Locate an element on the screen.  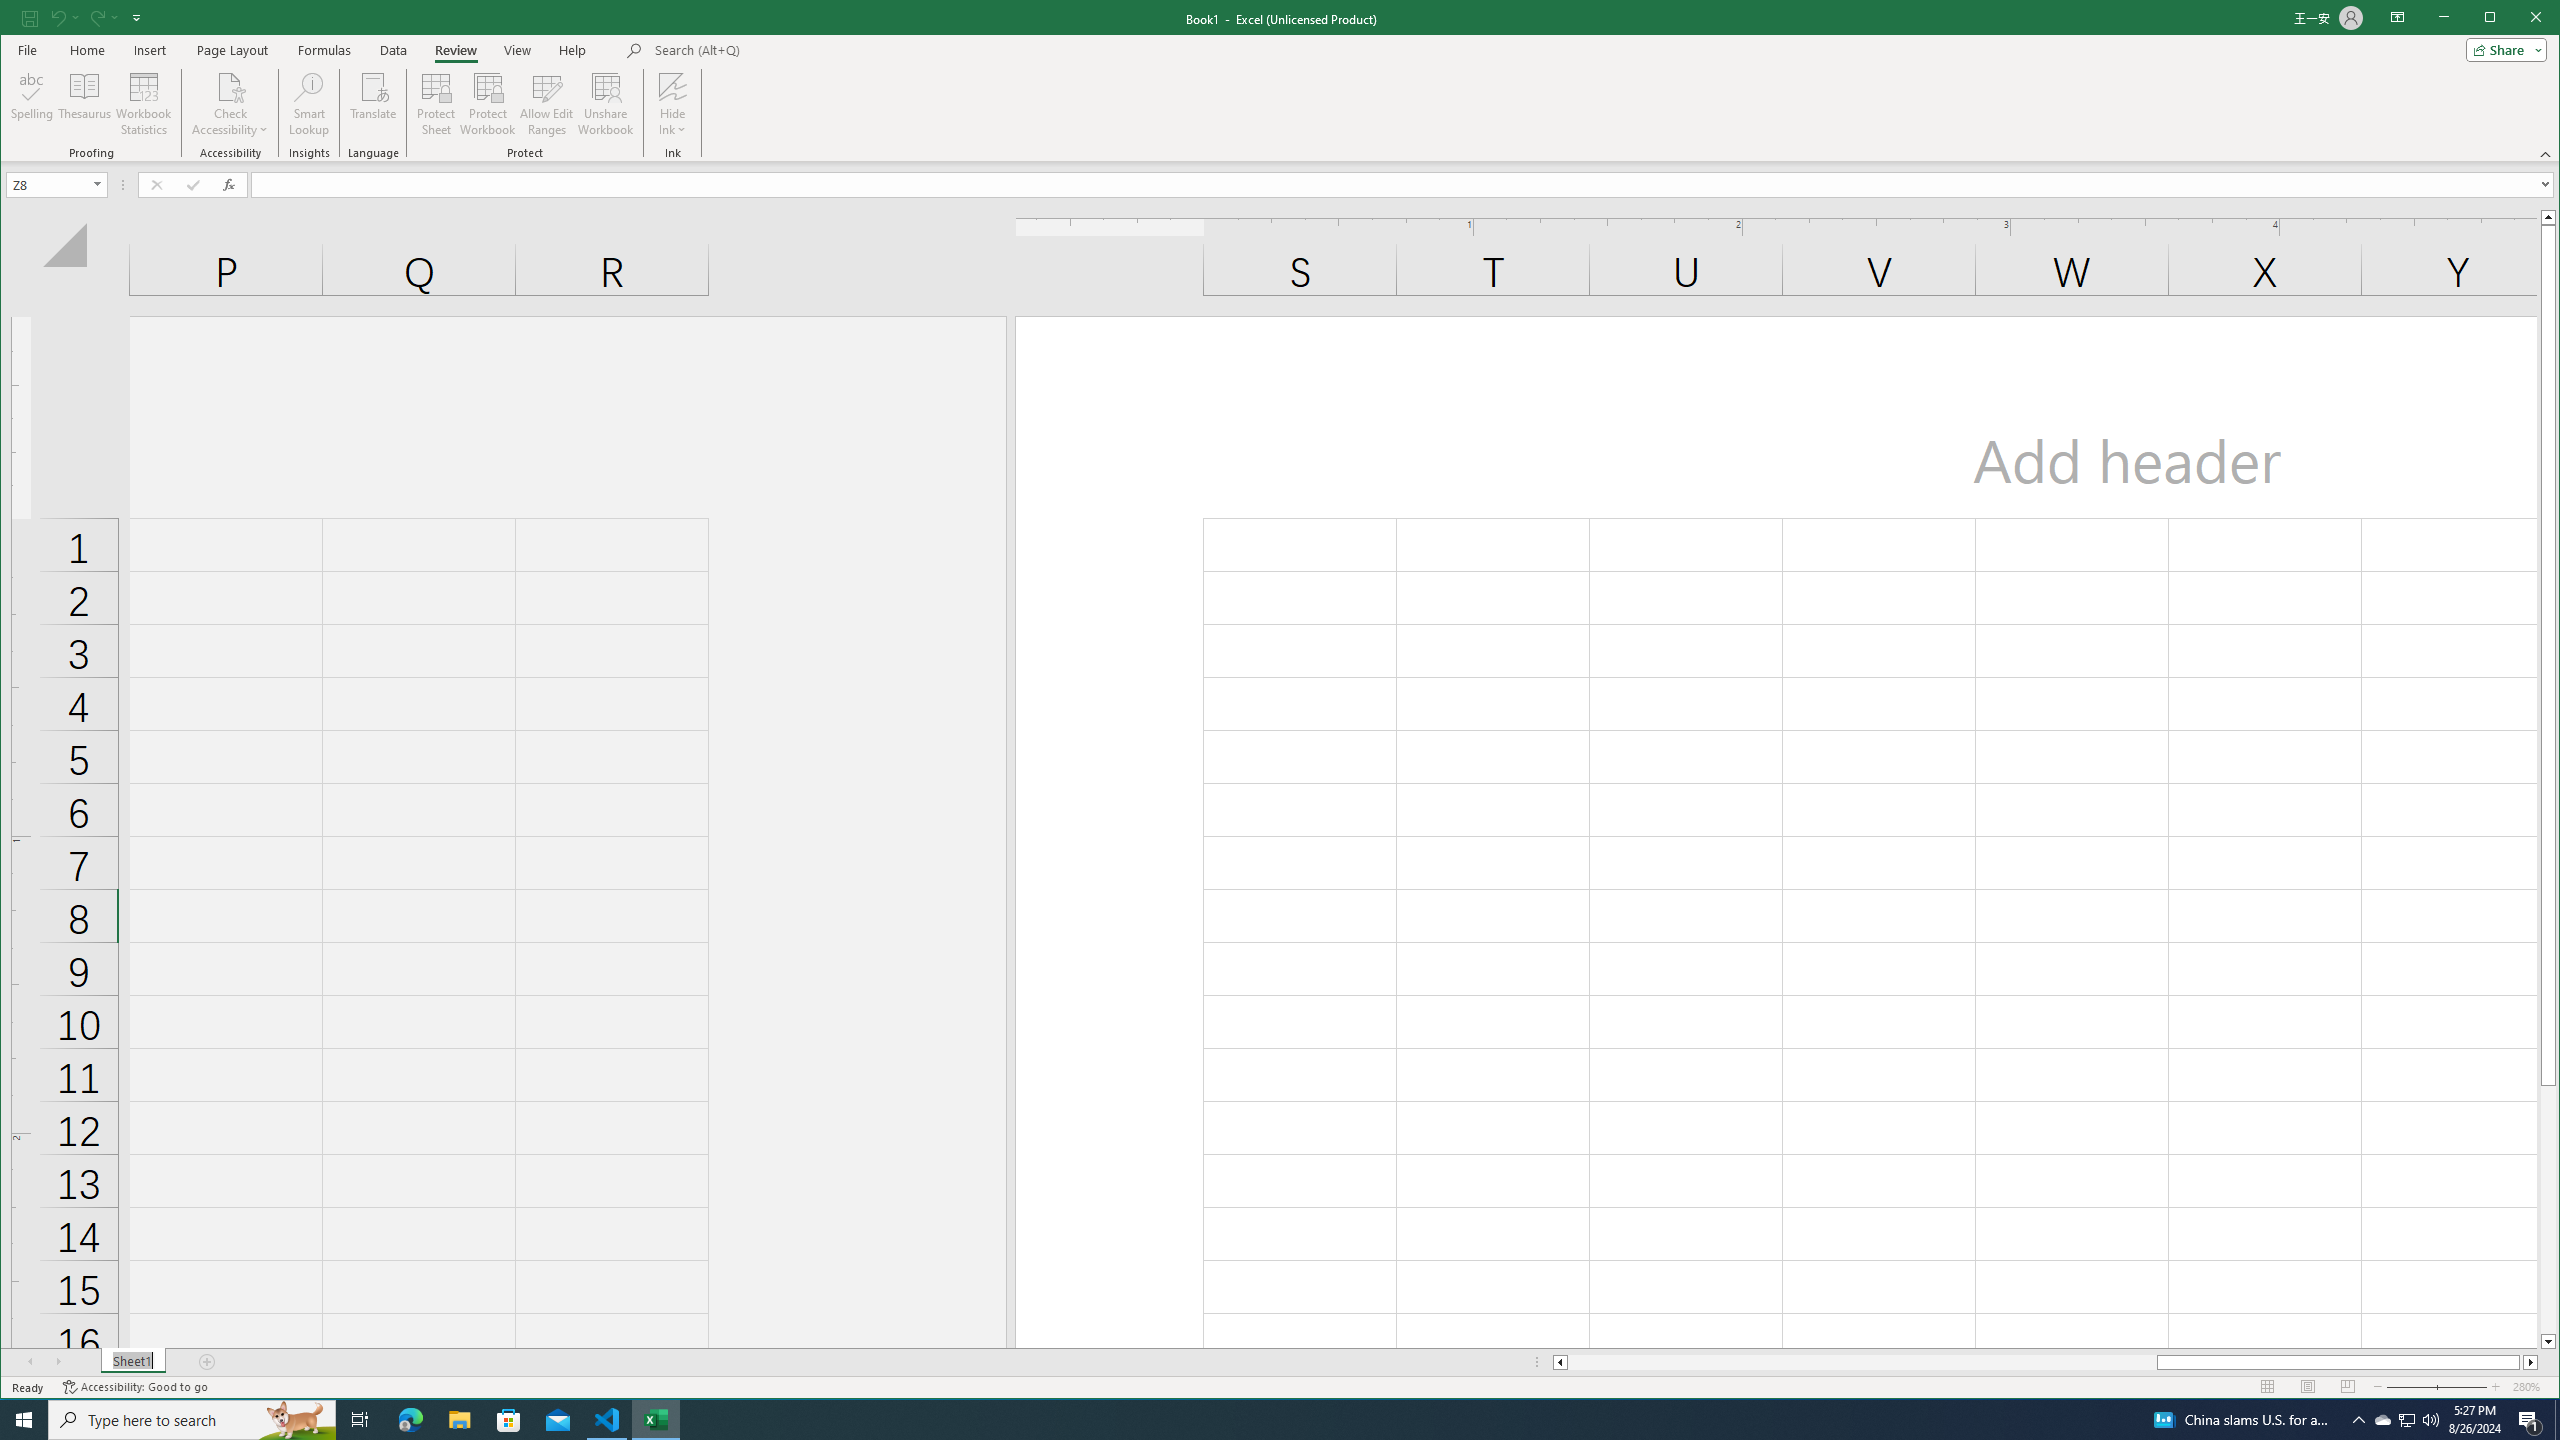
'Q2790: 100%' is located at coordinates (2429, 1418).